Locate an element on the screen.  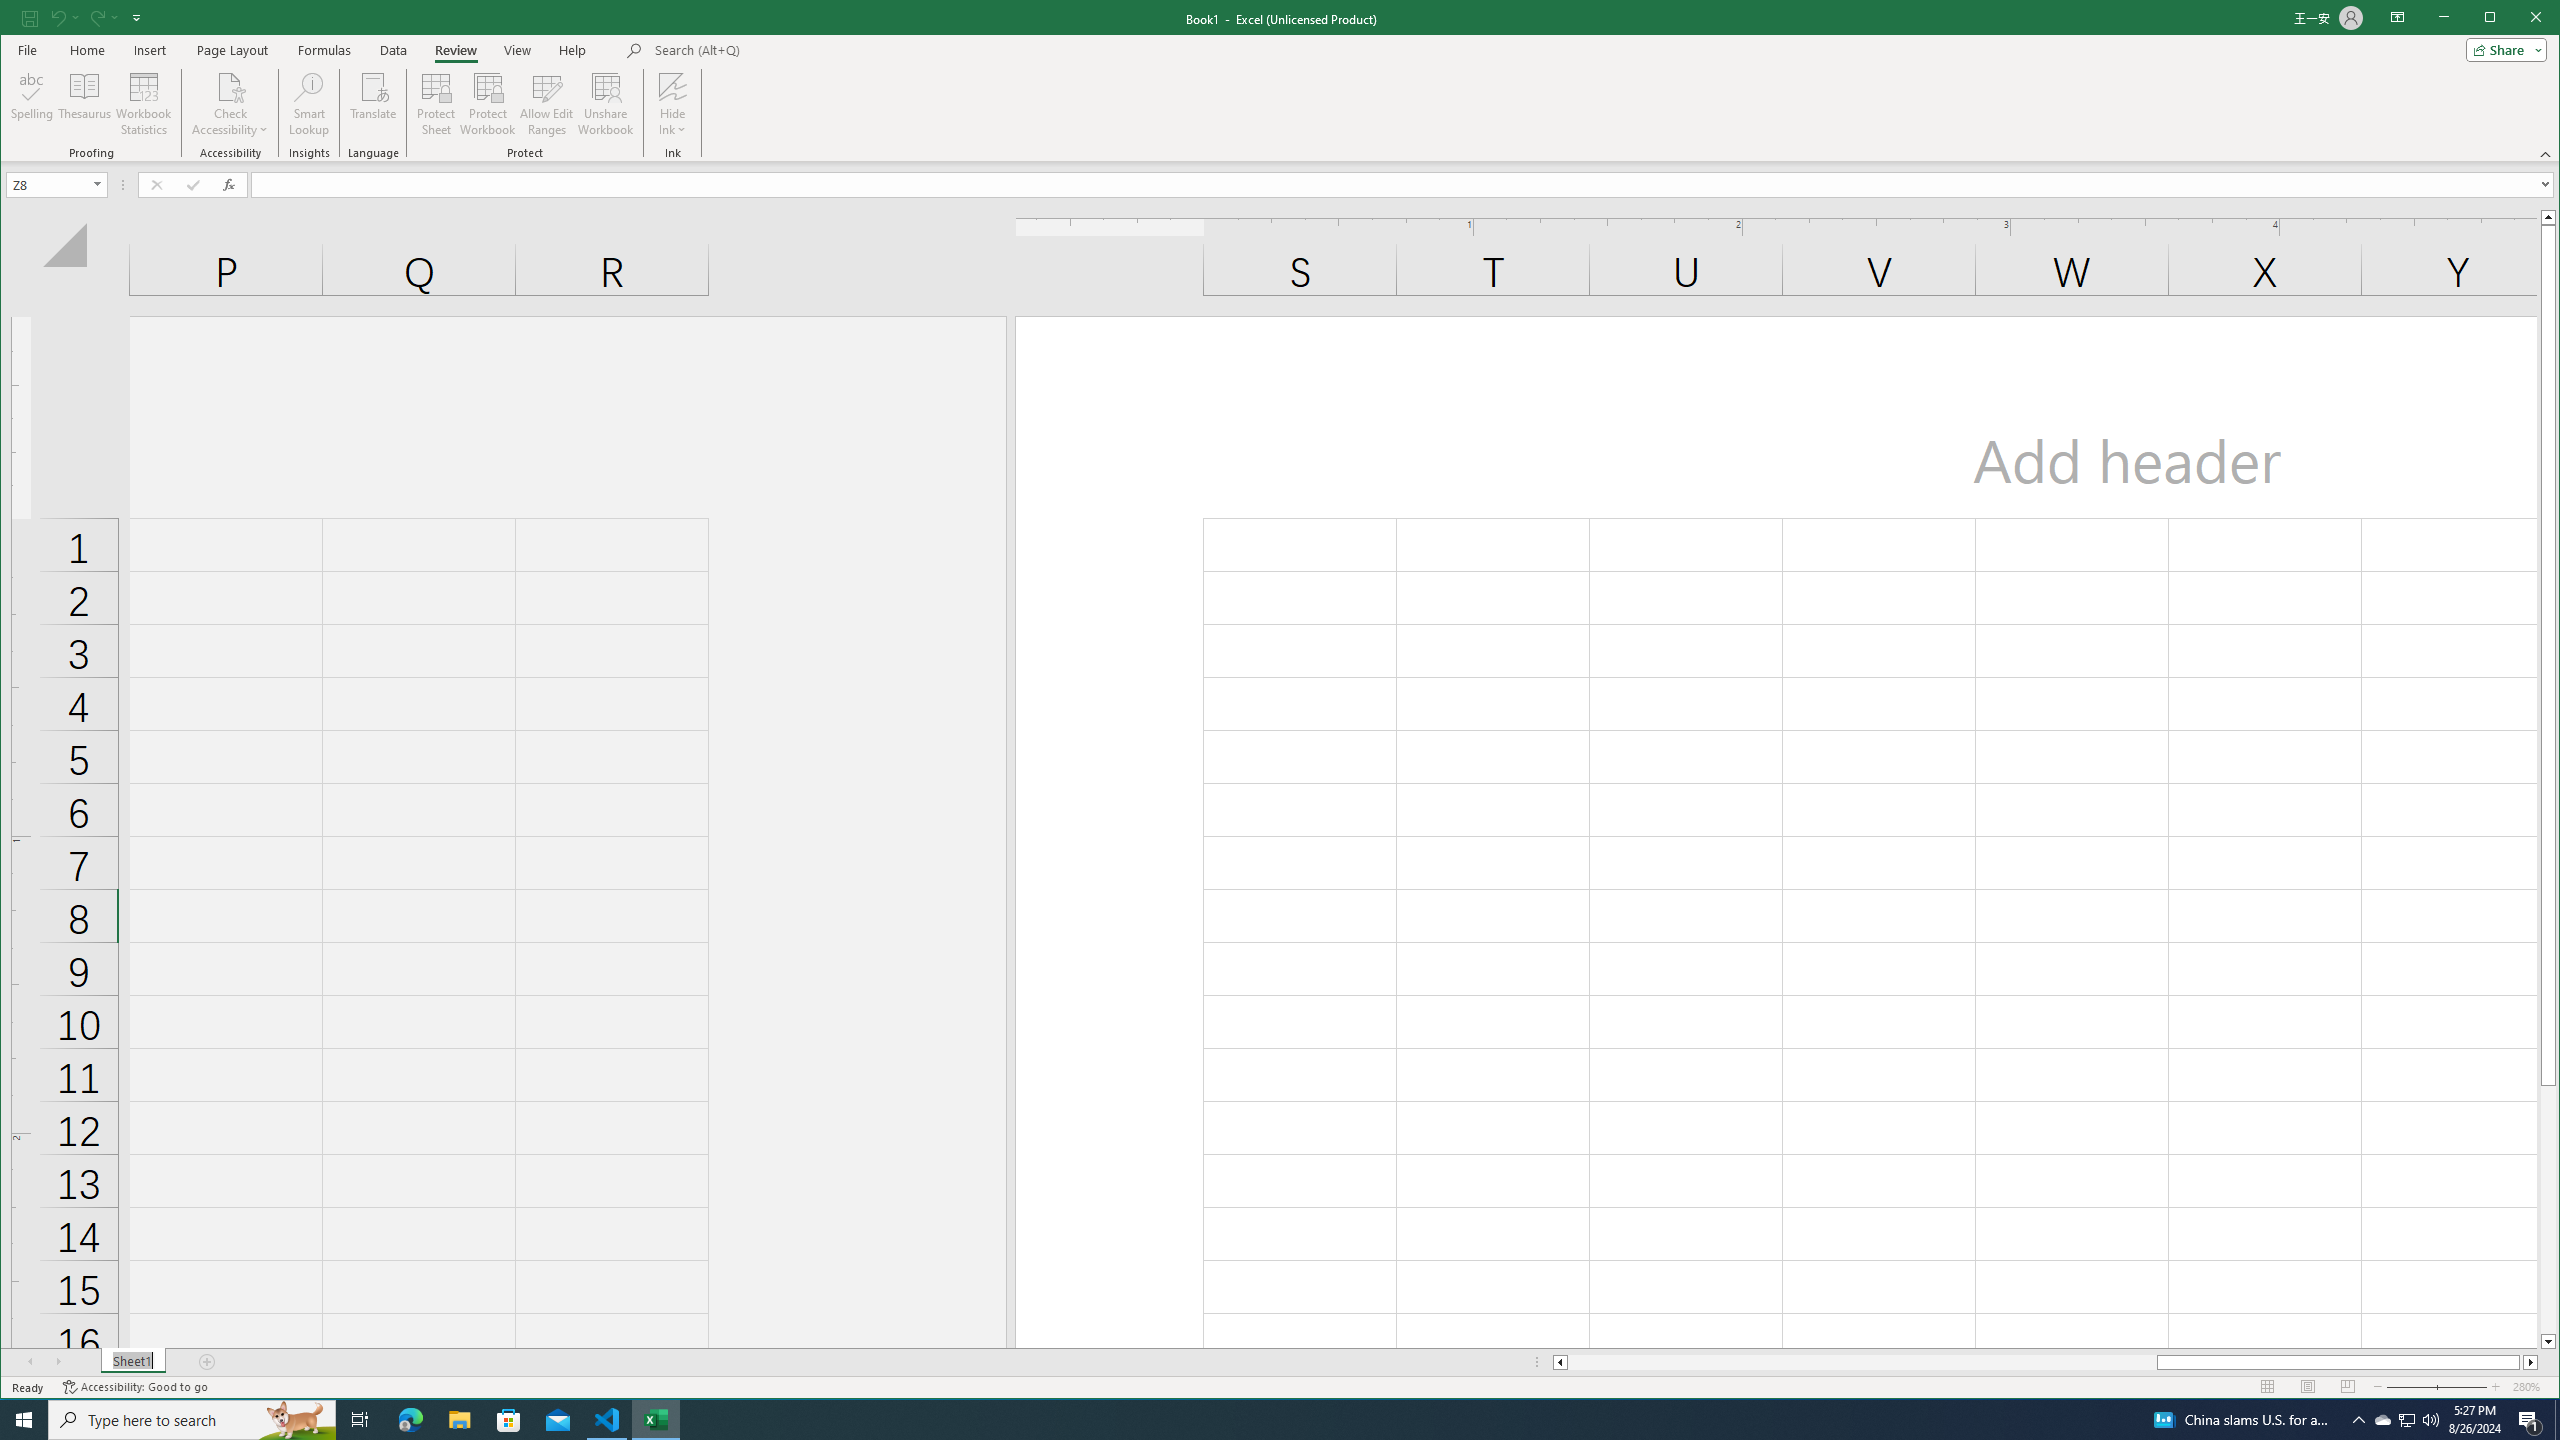
'Q2790: 100%' is located at coordinates (2429, 1418).